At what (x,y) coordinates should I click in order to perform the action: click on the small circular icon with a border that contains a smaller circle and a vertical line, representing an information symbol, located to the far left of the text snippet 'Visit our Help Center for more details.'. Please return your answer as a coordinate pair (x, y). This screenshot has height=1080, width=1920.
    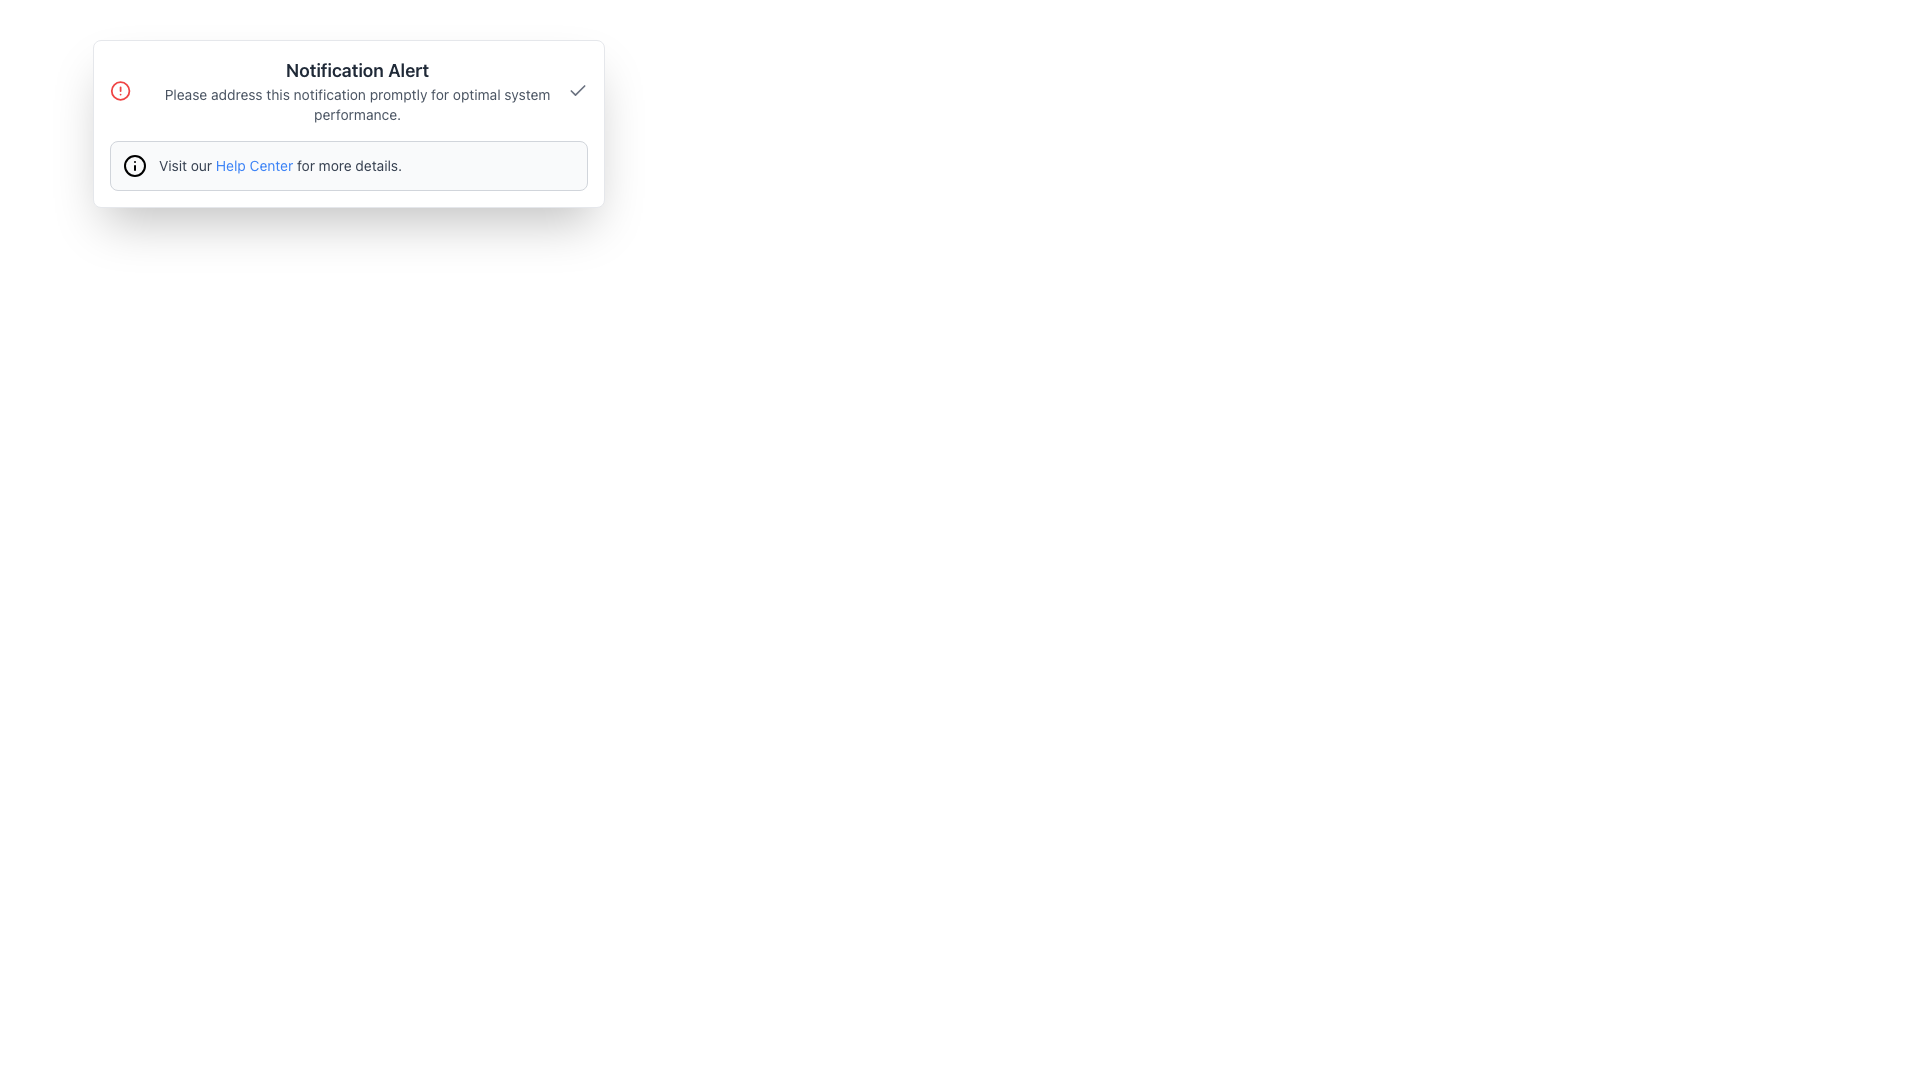
    Looking at the image, I should click on (133, 164).